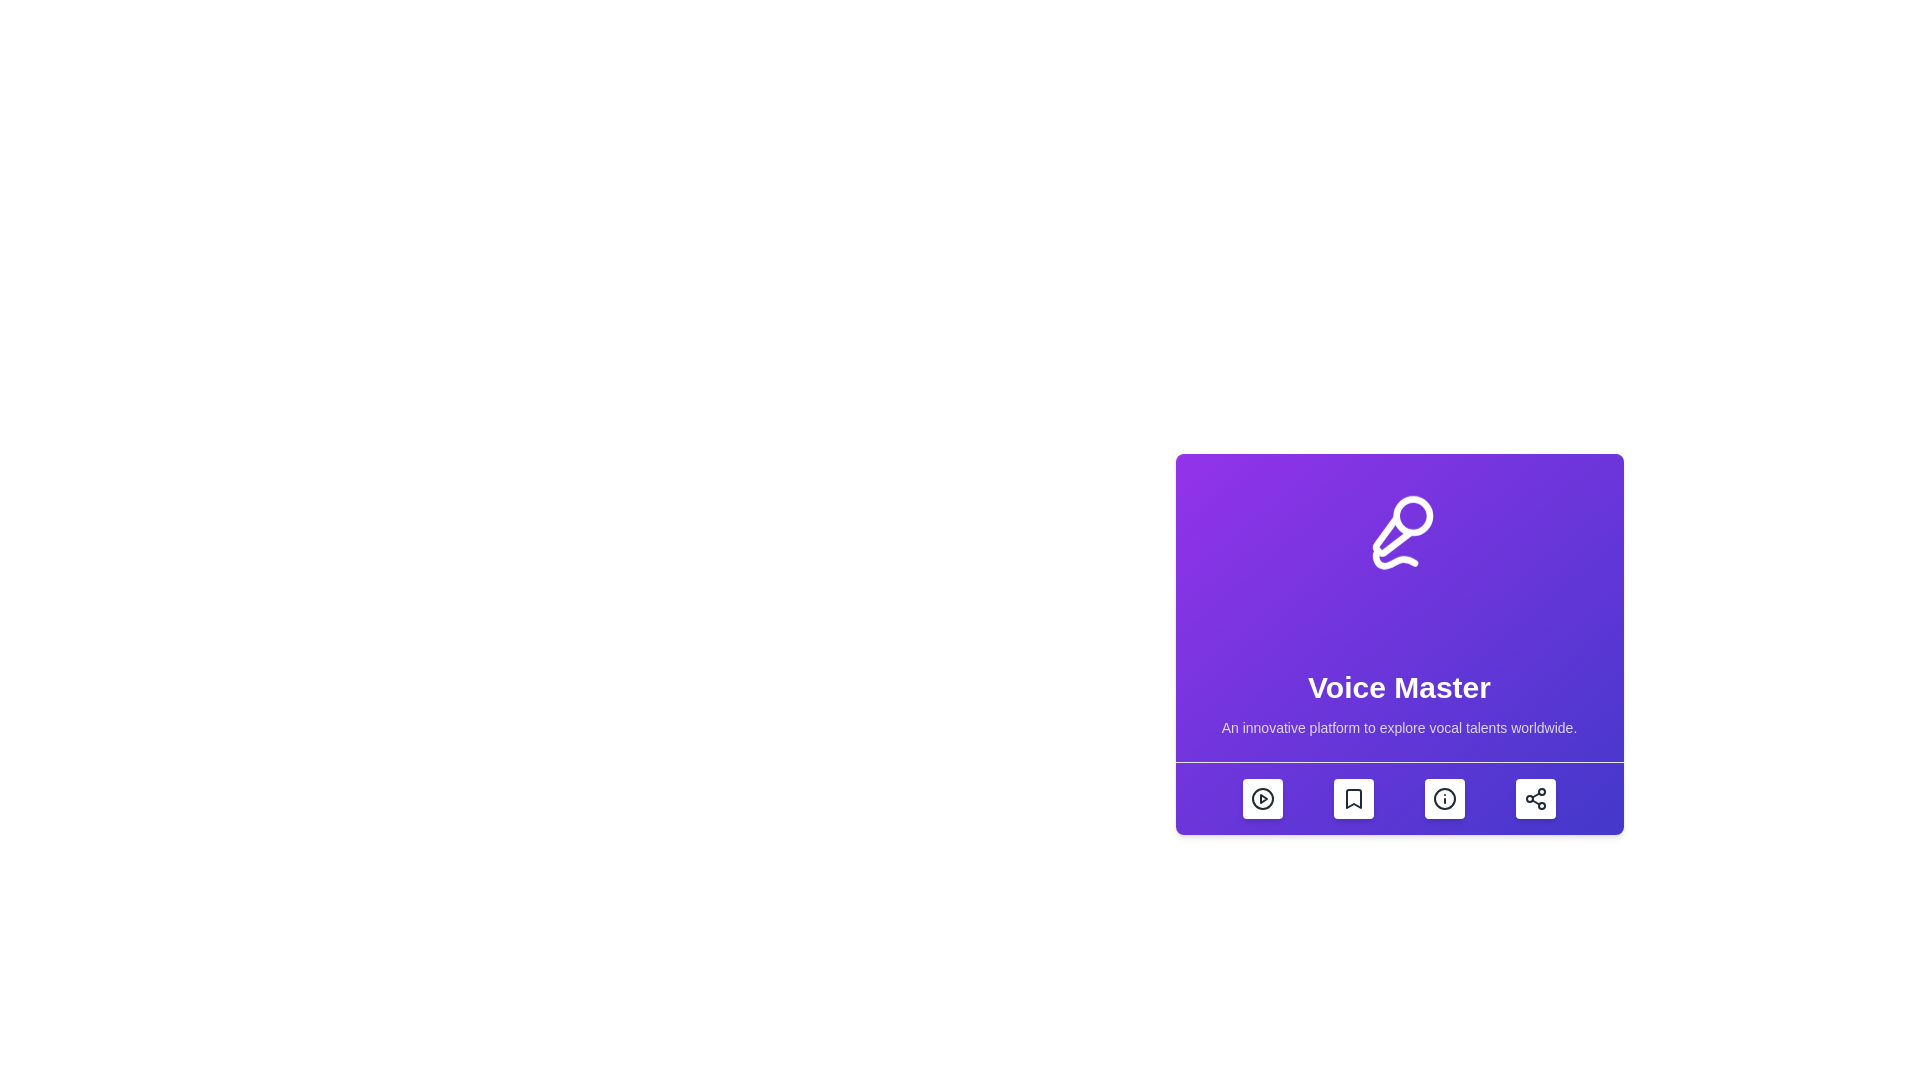 This screenshot has width=1920, height=1080. I want to click on the play button located as the first icon from the left in the horizontal row of actions below the 'Voice Master' card, so click(1261, 797).